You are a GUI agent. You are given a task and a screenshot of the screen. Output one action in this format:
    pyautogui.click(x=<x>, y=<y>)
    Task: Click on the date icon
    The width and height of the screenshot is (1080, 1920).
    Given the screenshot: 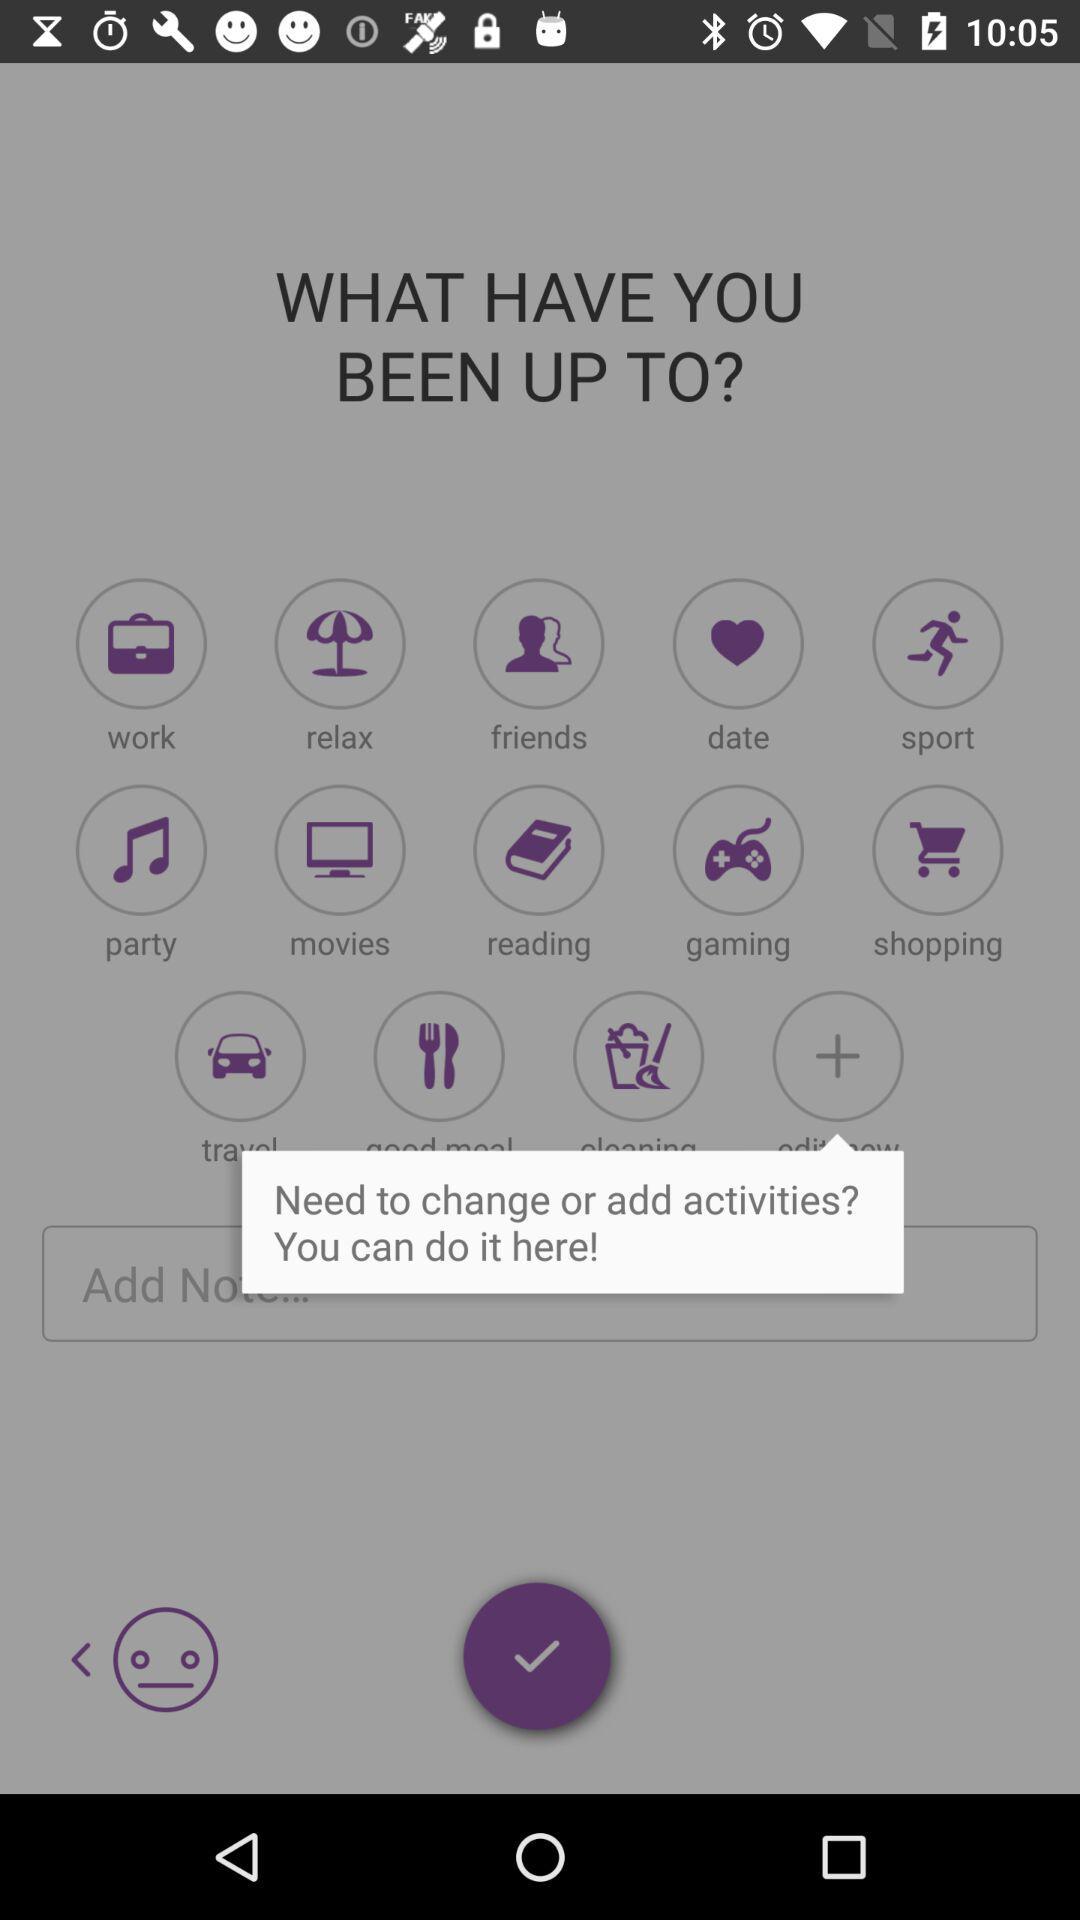 What is the action you would take?
    pyautogui.click(x=738, y=643)
    